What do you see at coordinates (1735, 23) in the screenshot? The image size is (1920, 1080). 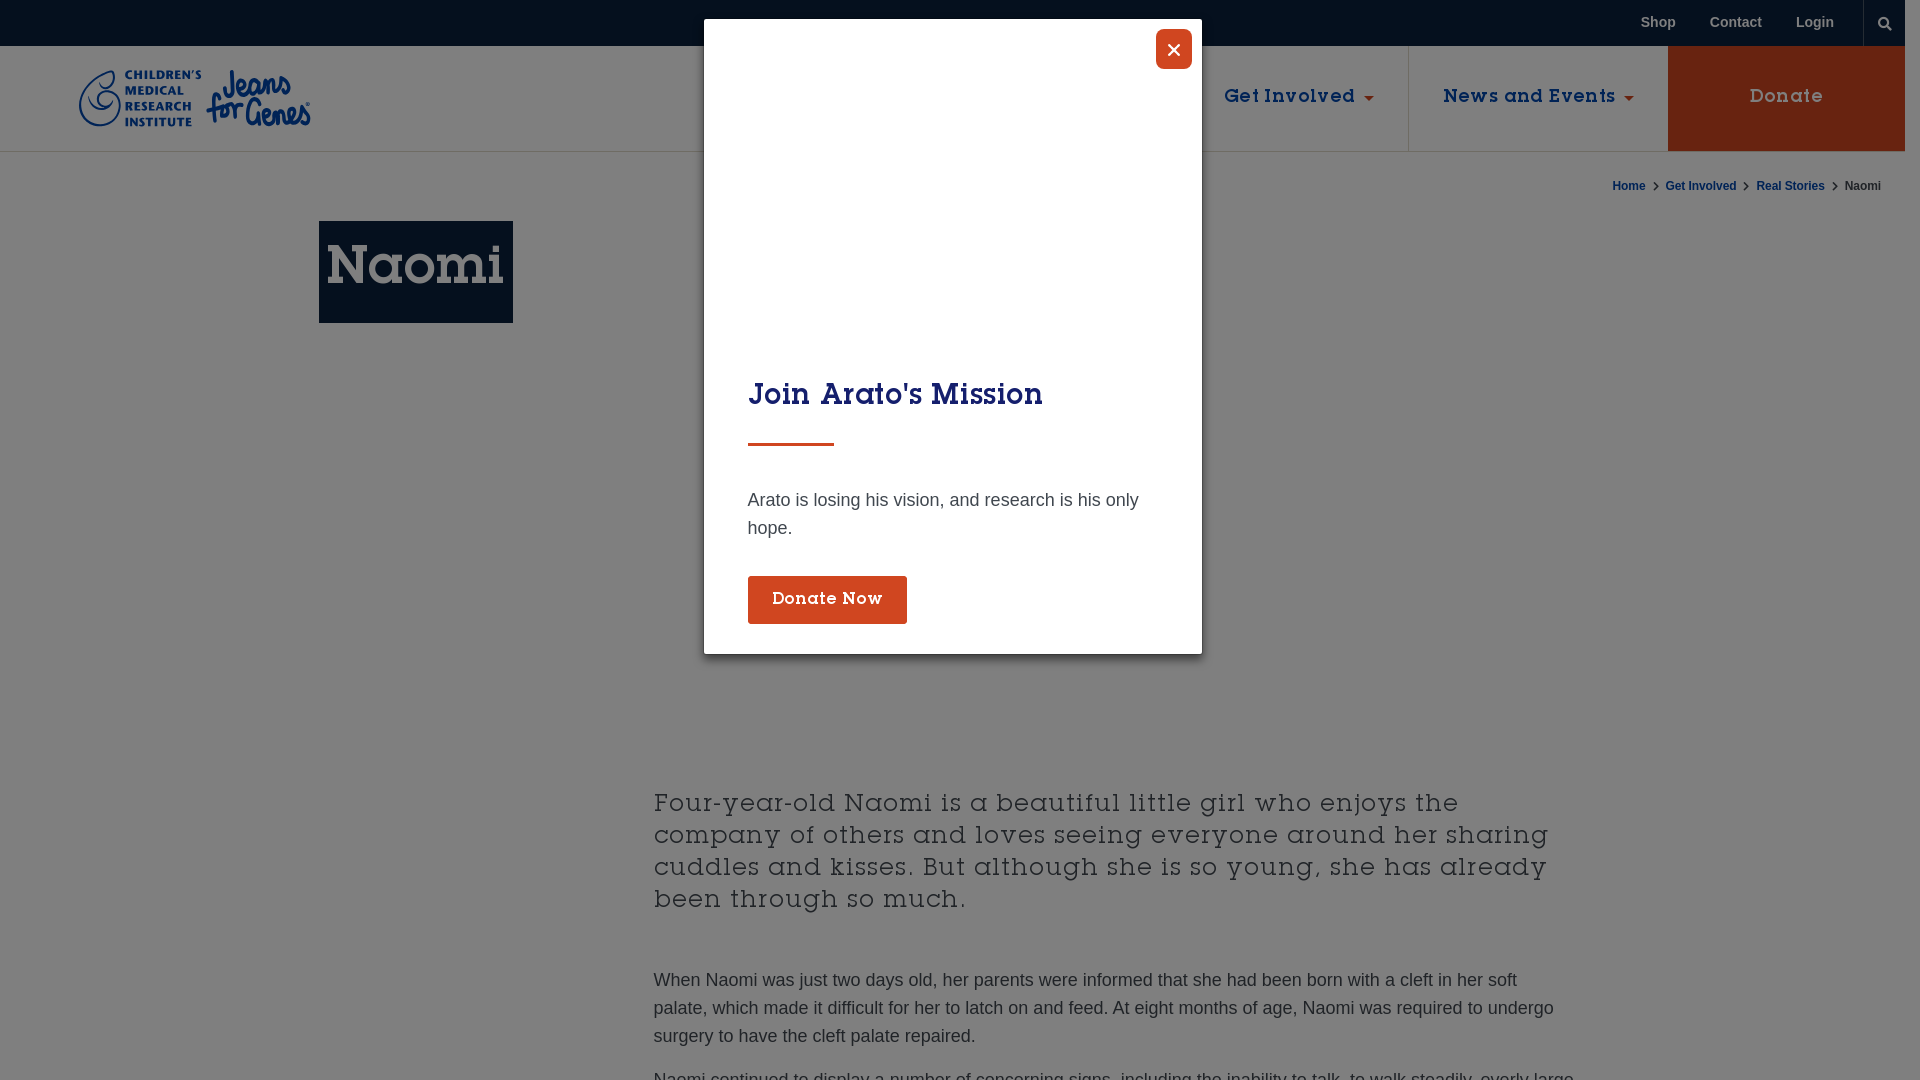 I see `'Contact'` at bounding box center [1735, 23].